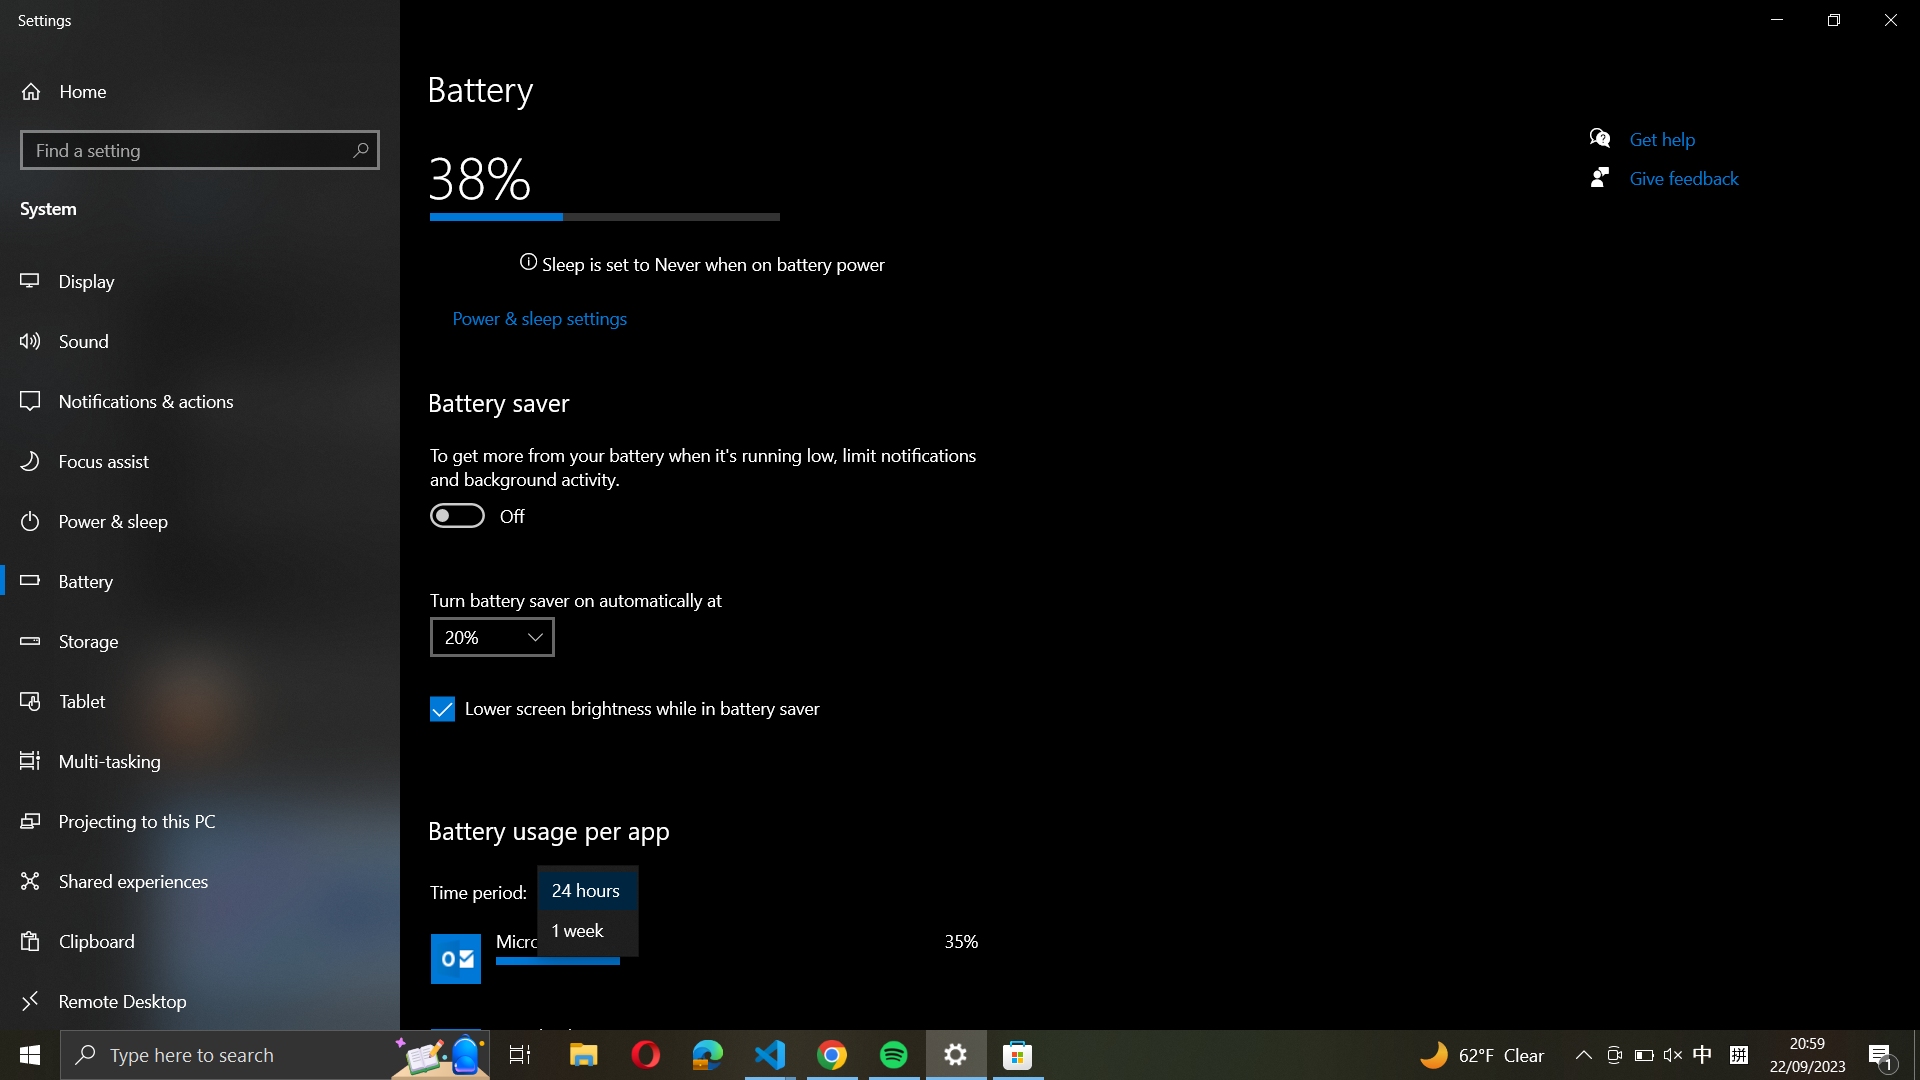  What do you see at coordinates (455, 514) in the screenshot?
I see `When battery saver mode is on, activate notification restrictions and minimize background activity` at bounding box center [455, 514].